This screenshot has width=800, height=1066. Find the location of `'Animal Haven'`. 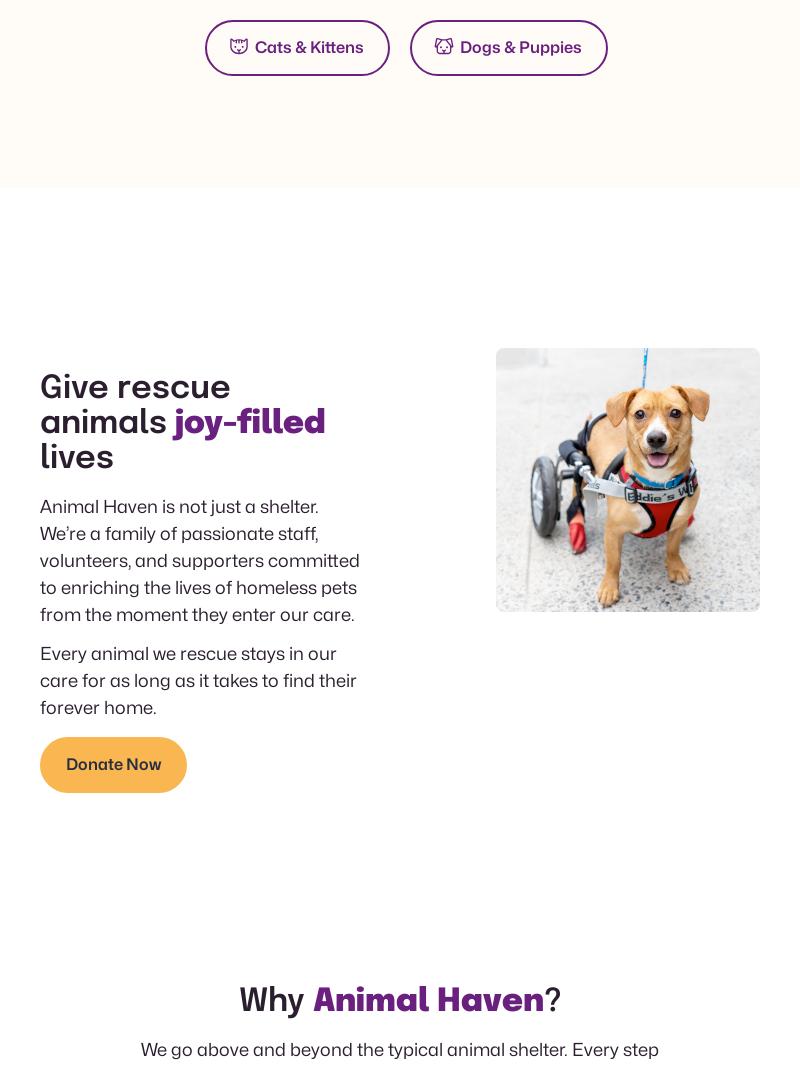

'Animal Haven' is located at coordinates (311, 1002).